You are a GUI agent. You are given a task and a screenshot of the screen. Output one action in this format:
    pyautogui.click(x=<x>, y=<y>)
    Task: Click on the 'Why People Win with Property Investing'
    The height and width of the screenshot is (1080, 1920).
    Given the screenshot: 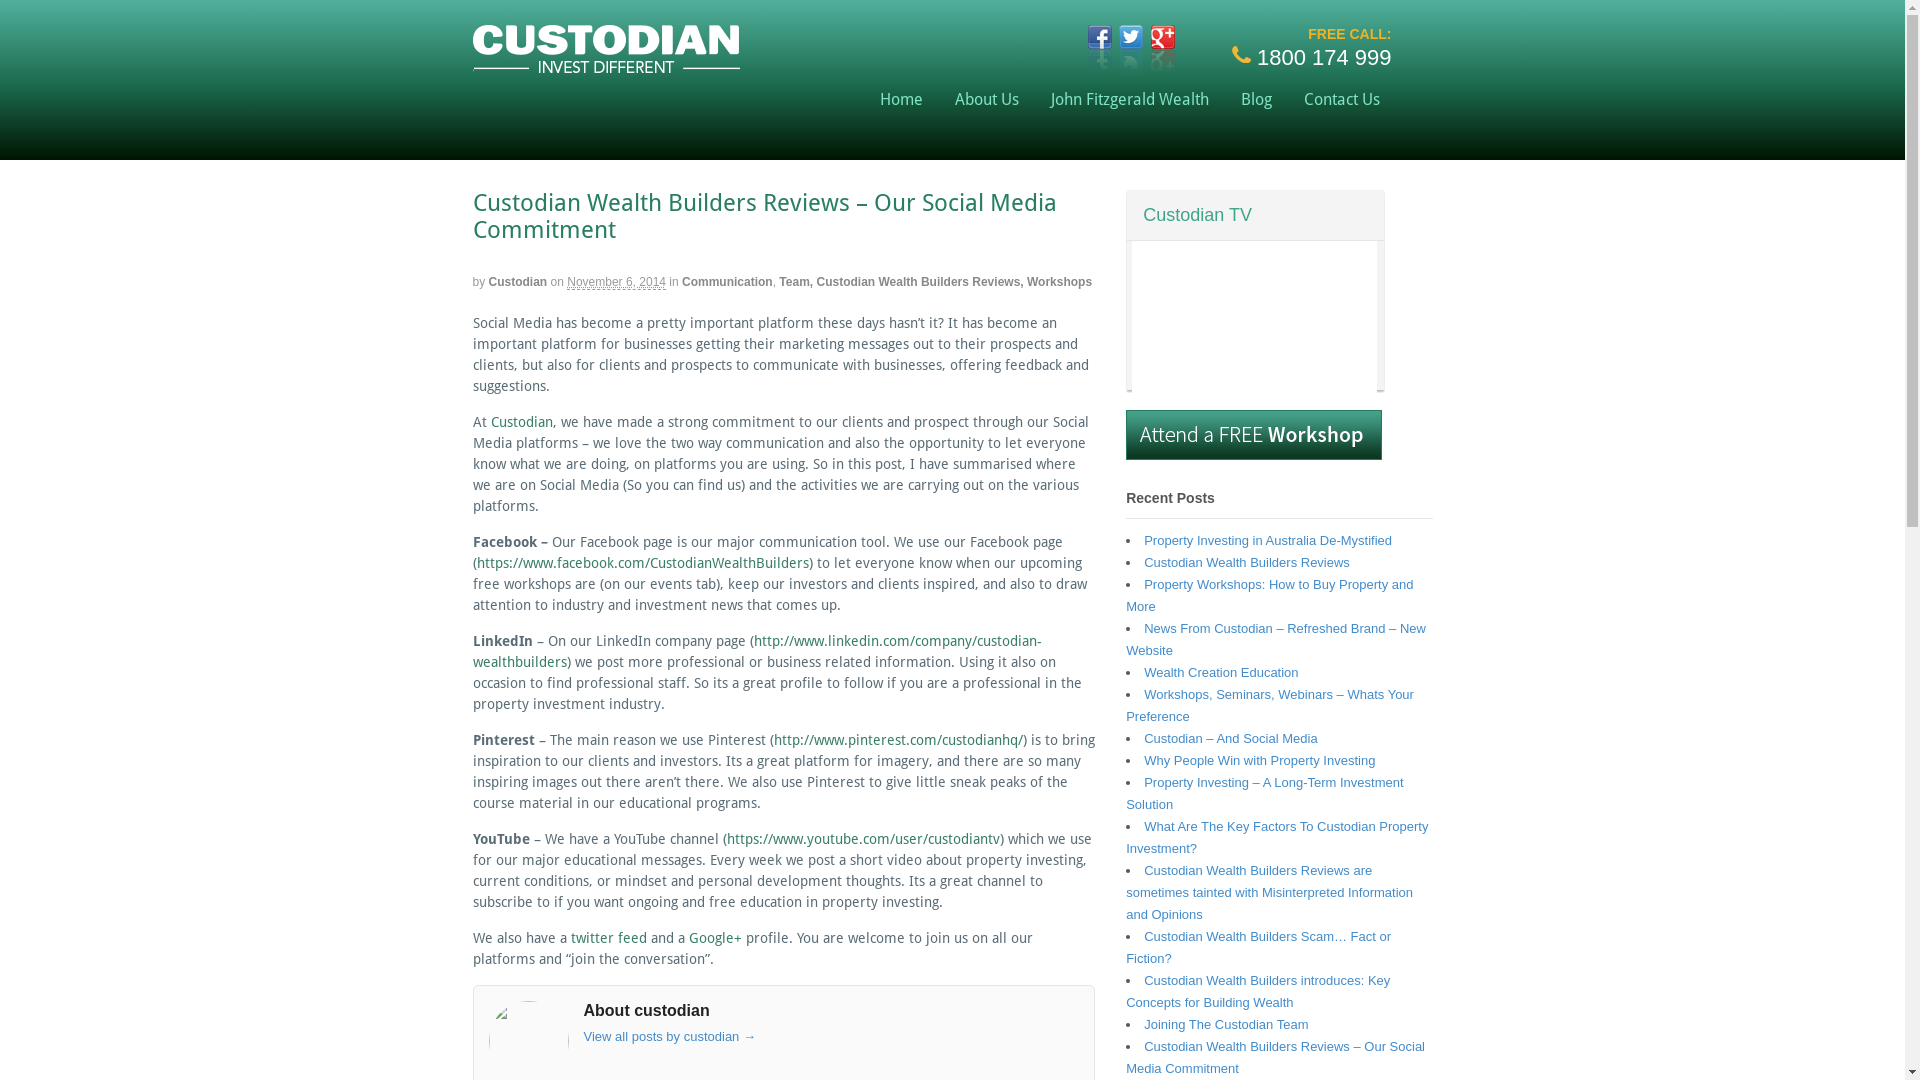 What is the action you would take?
    pyautogui.click(x=1143, y=760)
    